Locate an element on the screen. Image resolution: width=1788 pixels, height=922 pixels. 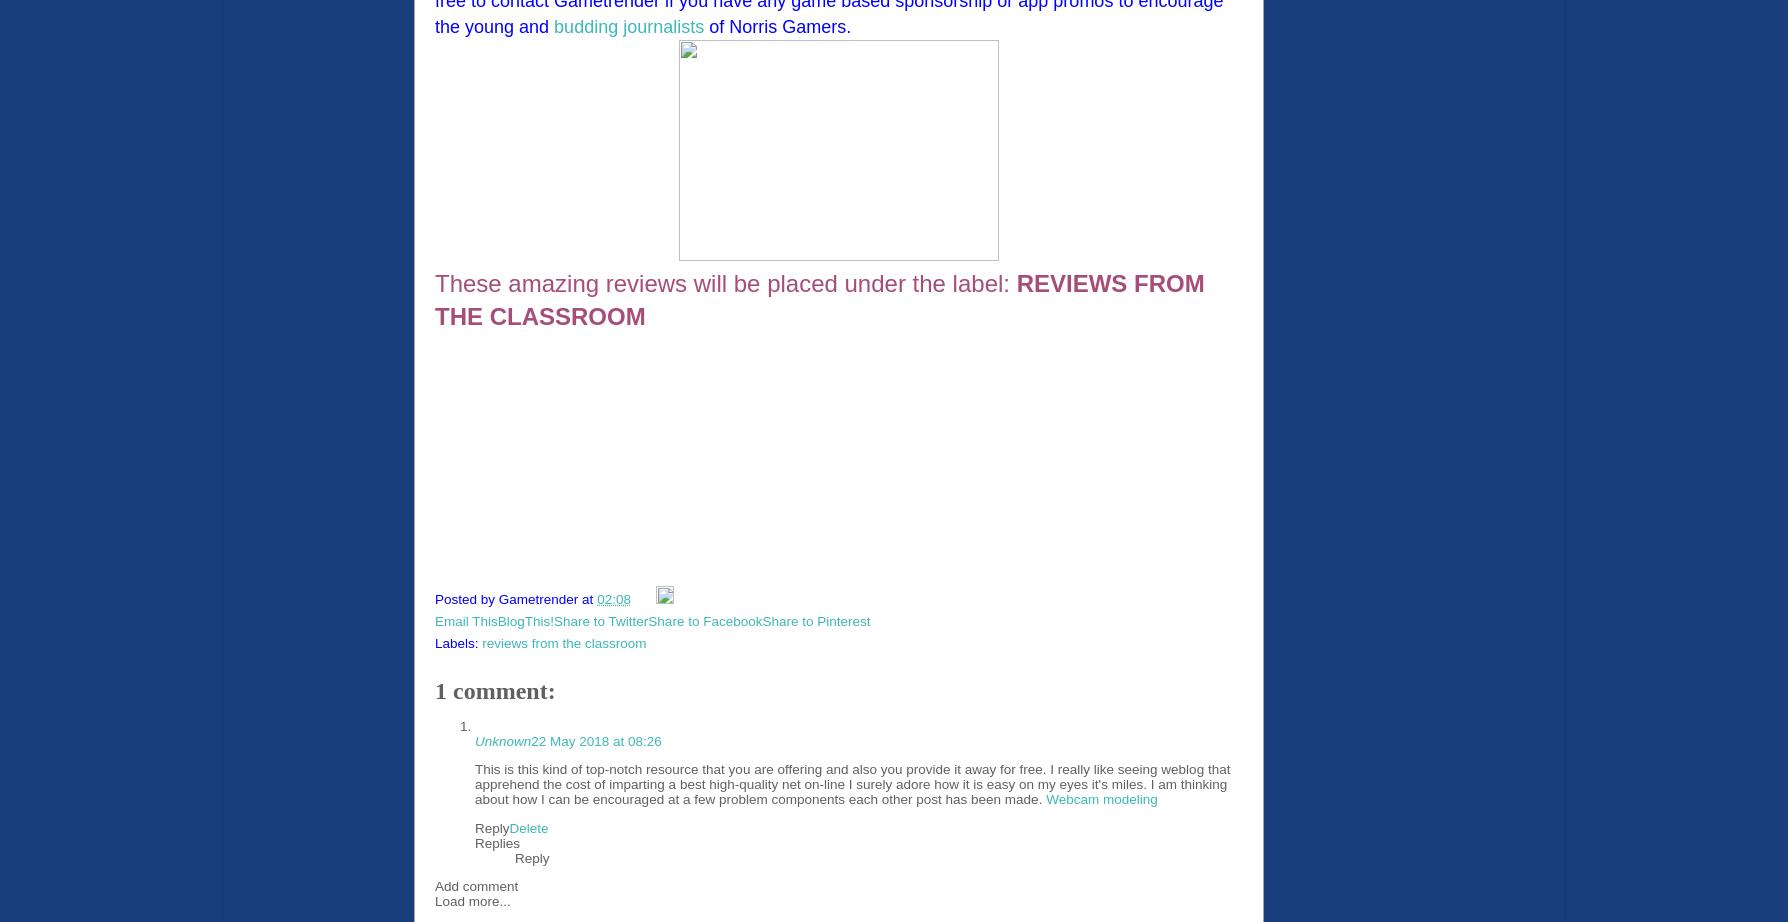
'at' is located at coordinates (589, 599).